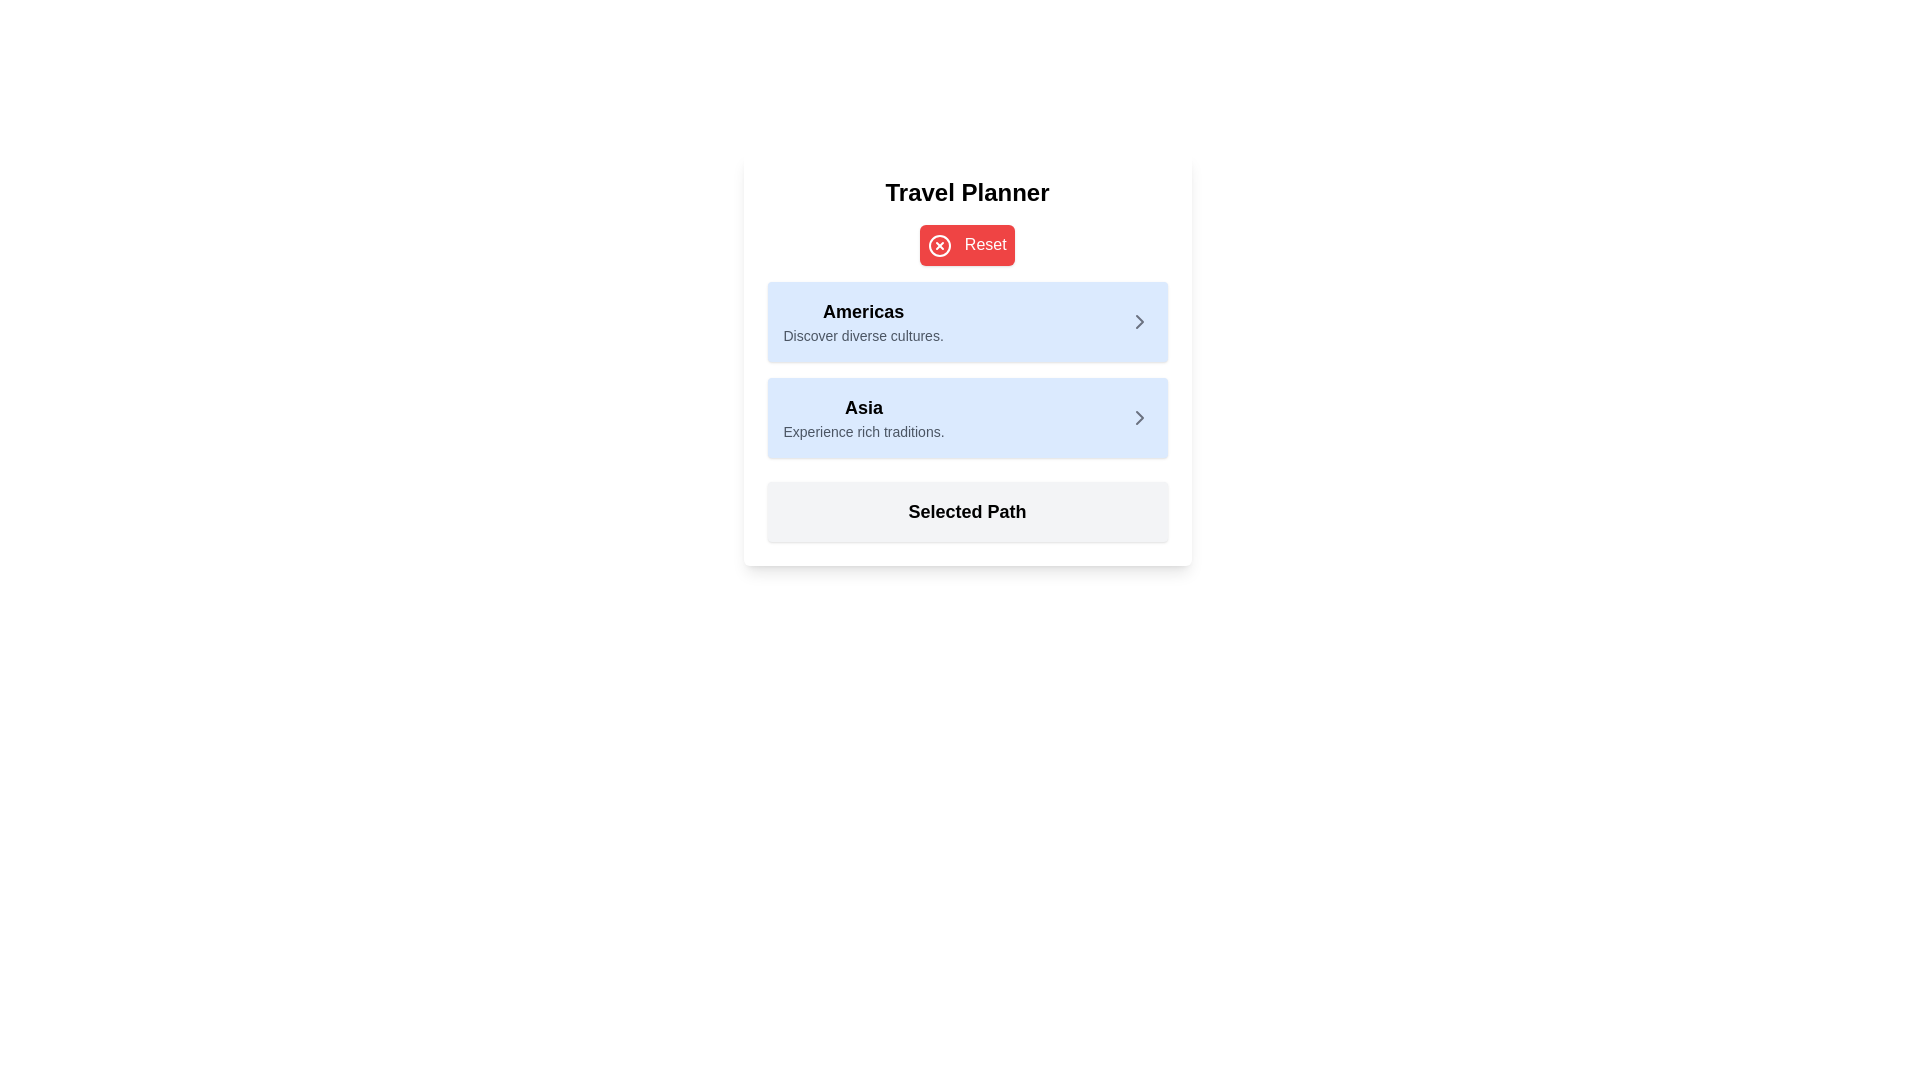 The image size is (1920, 1080). What do you see at coordinates (864, 406) in the screenshot?
I see `the bold text label displaying 'Asia', which is the primary title in the second selectable list item under the 'Travel Planner' section, below 'Americas'` at bounding box center [864, 406].